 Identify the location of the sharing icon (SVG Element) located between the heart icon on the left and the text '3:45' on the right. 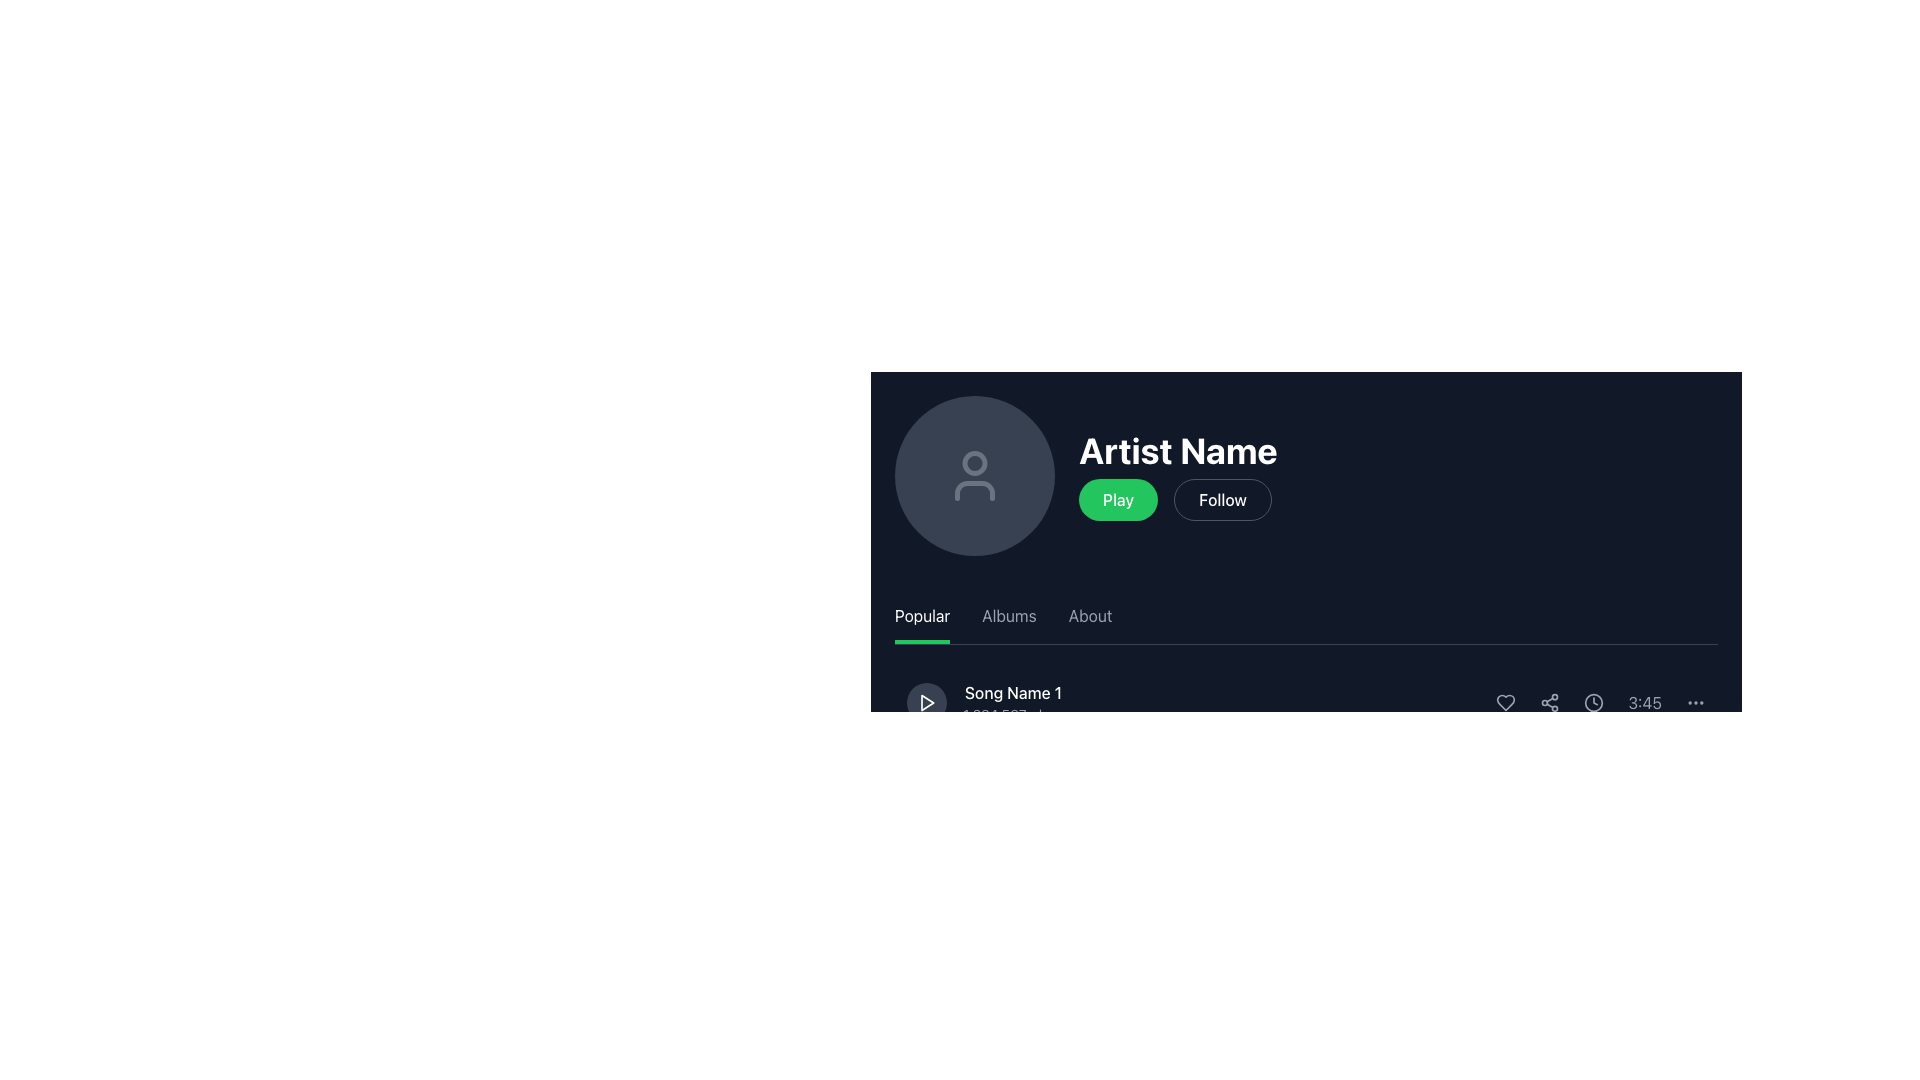
(1549, 701).